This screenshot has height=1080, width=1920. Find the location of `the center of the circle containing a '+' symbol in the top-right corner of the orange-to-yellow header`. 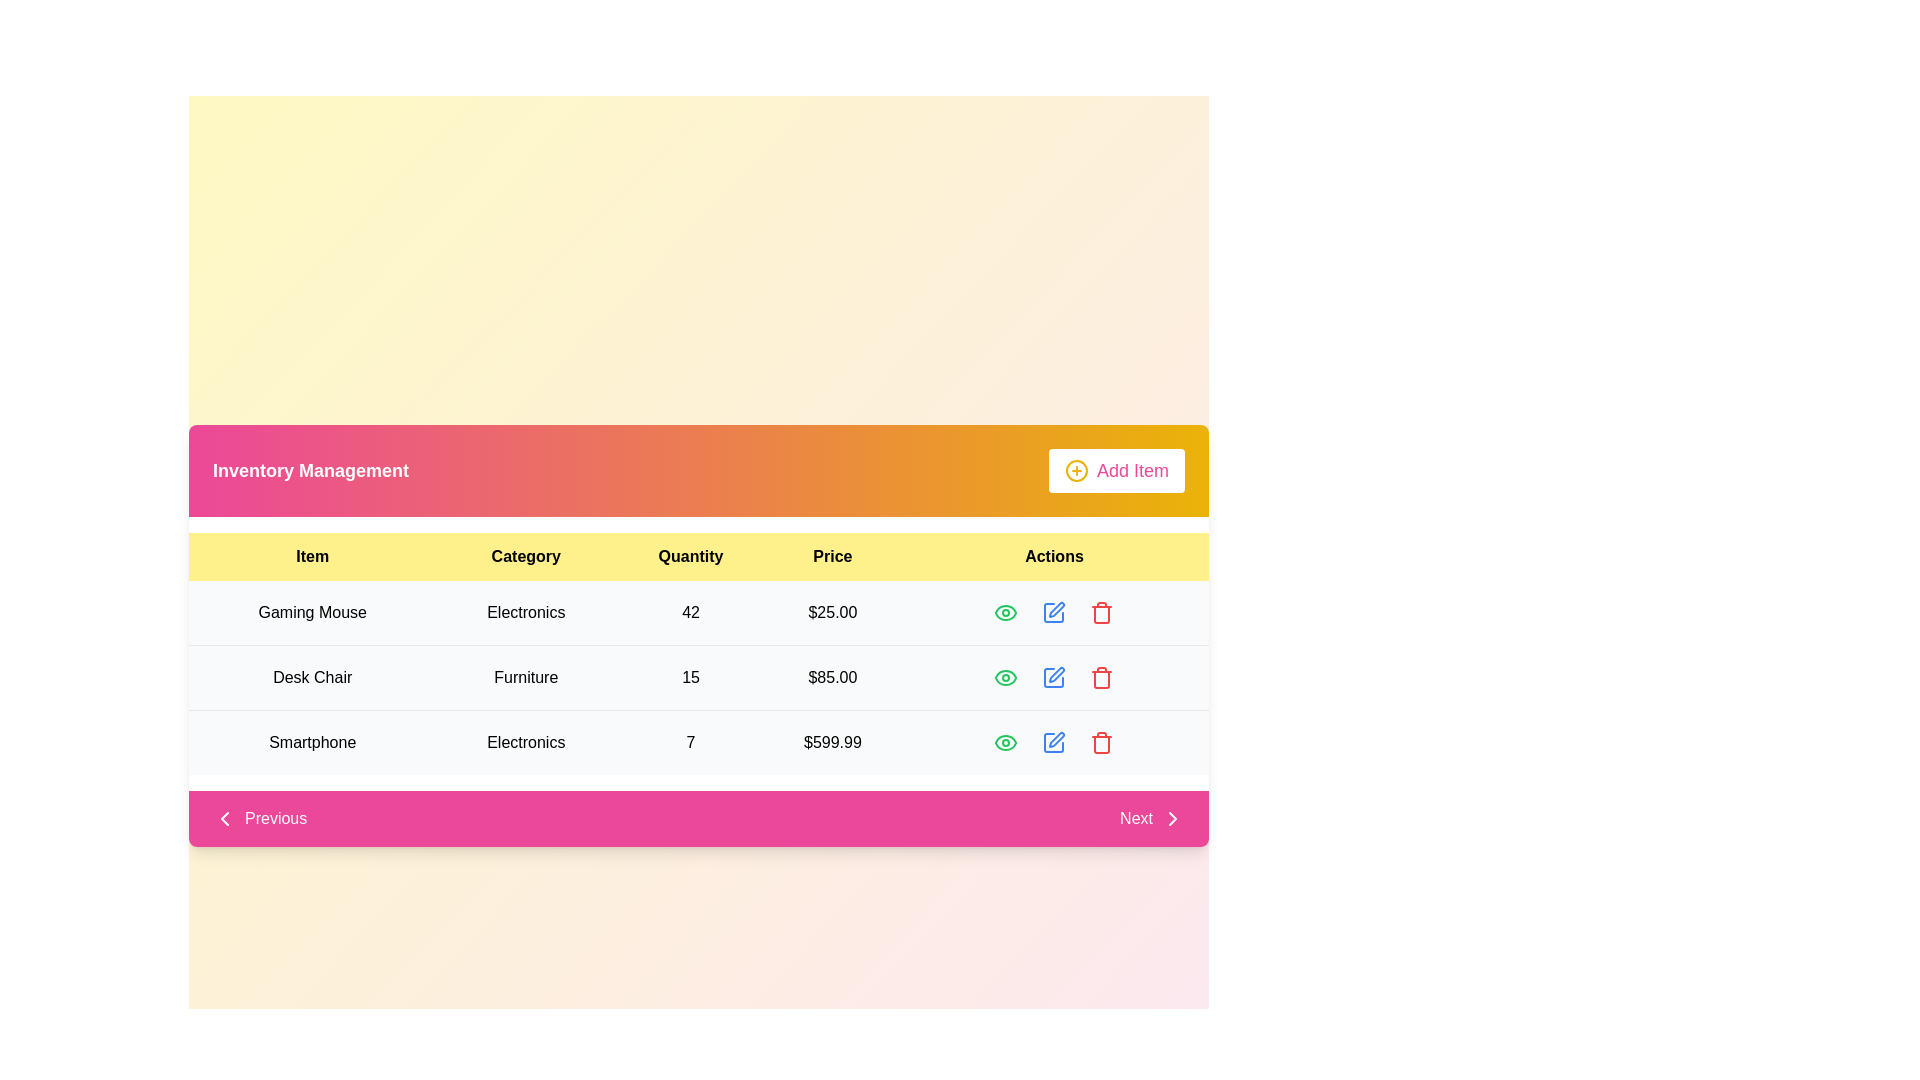

the center of the circle containing a '+' symbol in the top-right corner of the orange-to-yellow header is located at coordinates (1075, 470).